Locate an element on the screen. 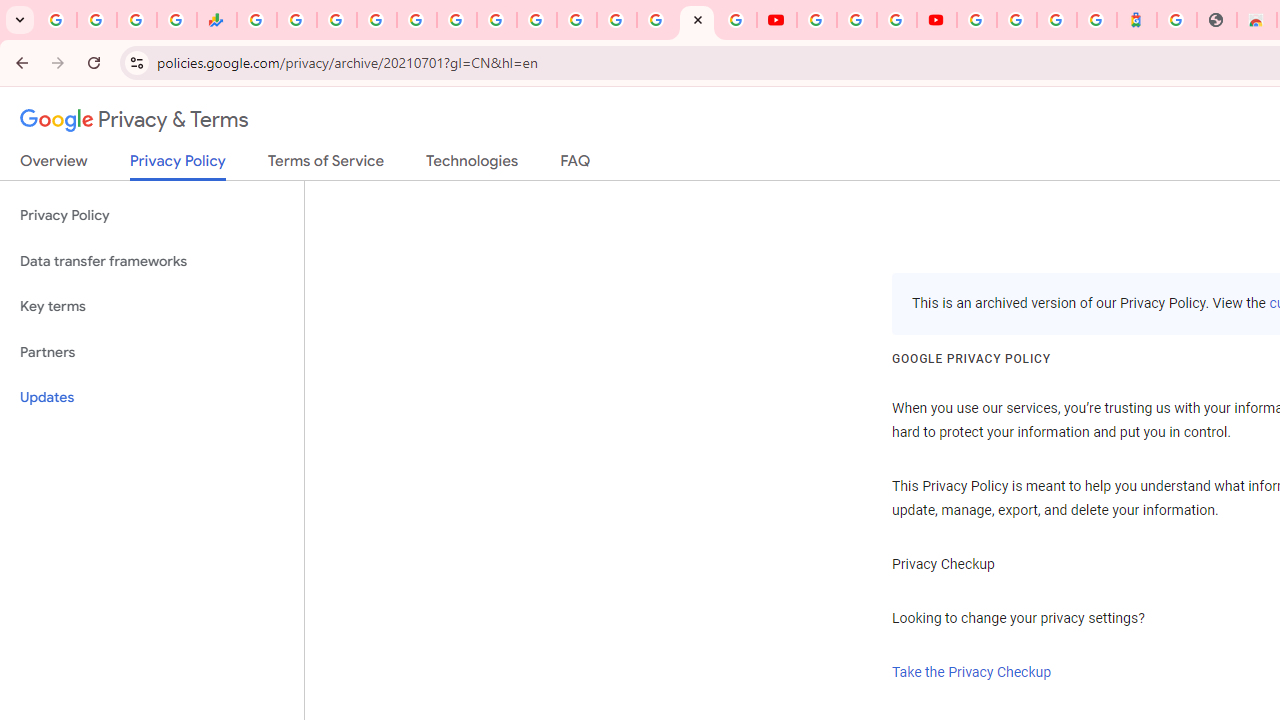 Image resolution: width=1280 pixels, height=720 pixels. 'Google Workspace Admin Community' is located at coordinates (56, 20).